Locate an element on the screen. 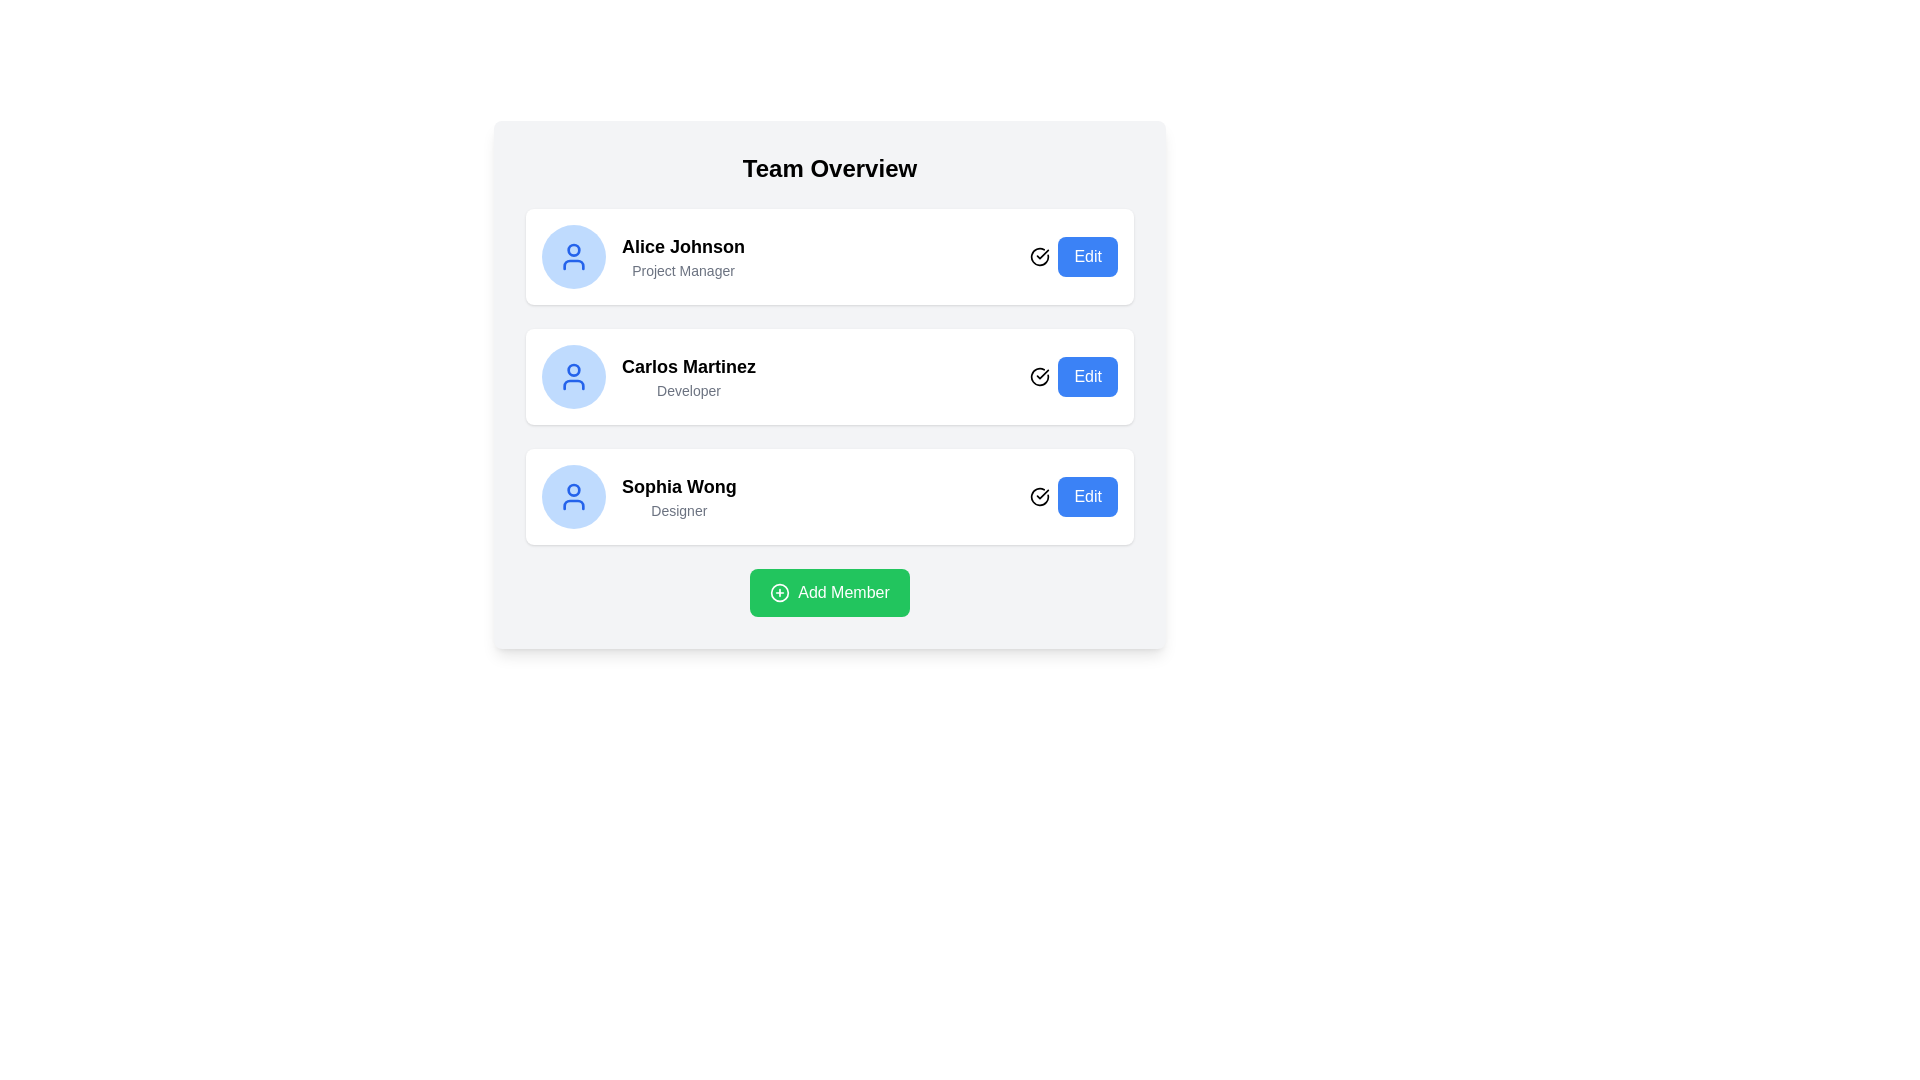  the status icon with a checkmark style located immediately to the left of the 'Edit' button in the row for 'Carlos Martinez' is located at coordinates (1040, 377).